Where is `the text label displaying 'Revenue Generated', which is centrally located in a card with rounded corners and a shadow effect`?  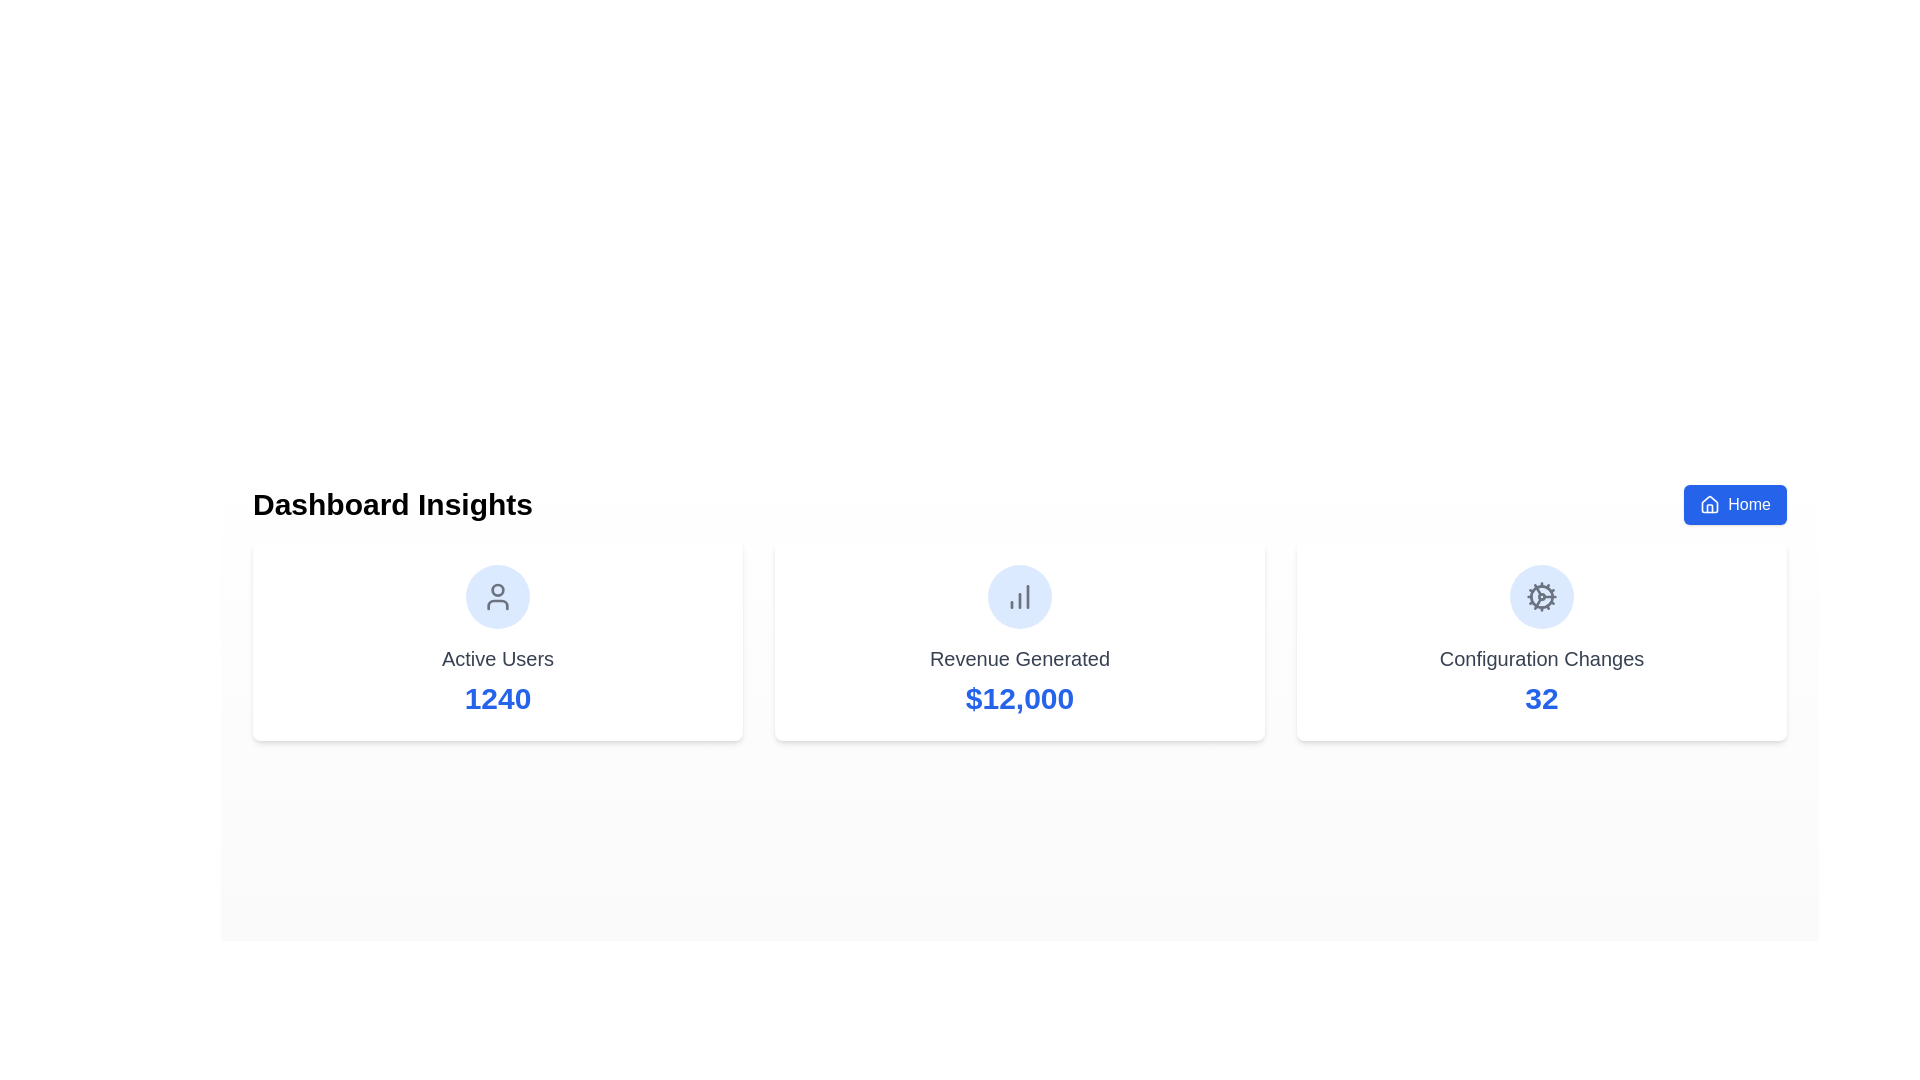 the text label displaying 'Revenue Generated', which is centrally located in a card with rounded corners and a shadow effect is located at coordinates (1019, 659).